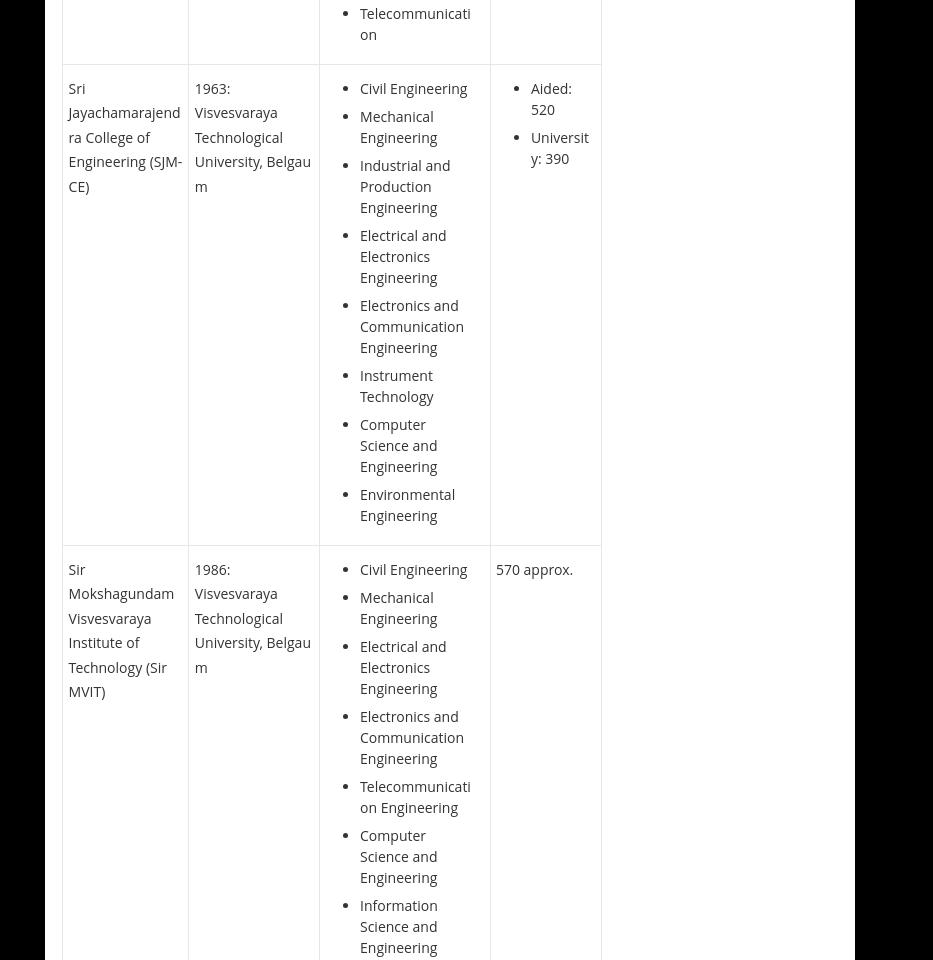 Image resolution: width=933 pixels, height=960 pixels. I want to click on '1963: Visvesvaraya Technological University, Belgaum', so click(251, 135).